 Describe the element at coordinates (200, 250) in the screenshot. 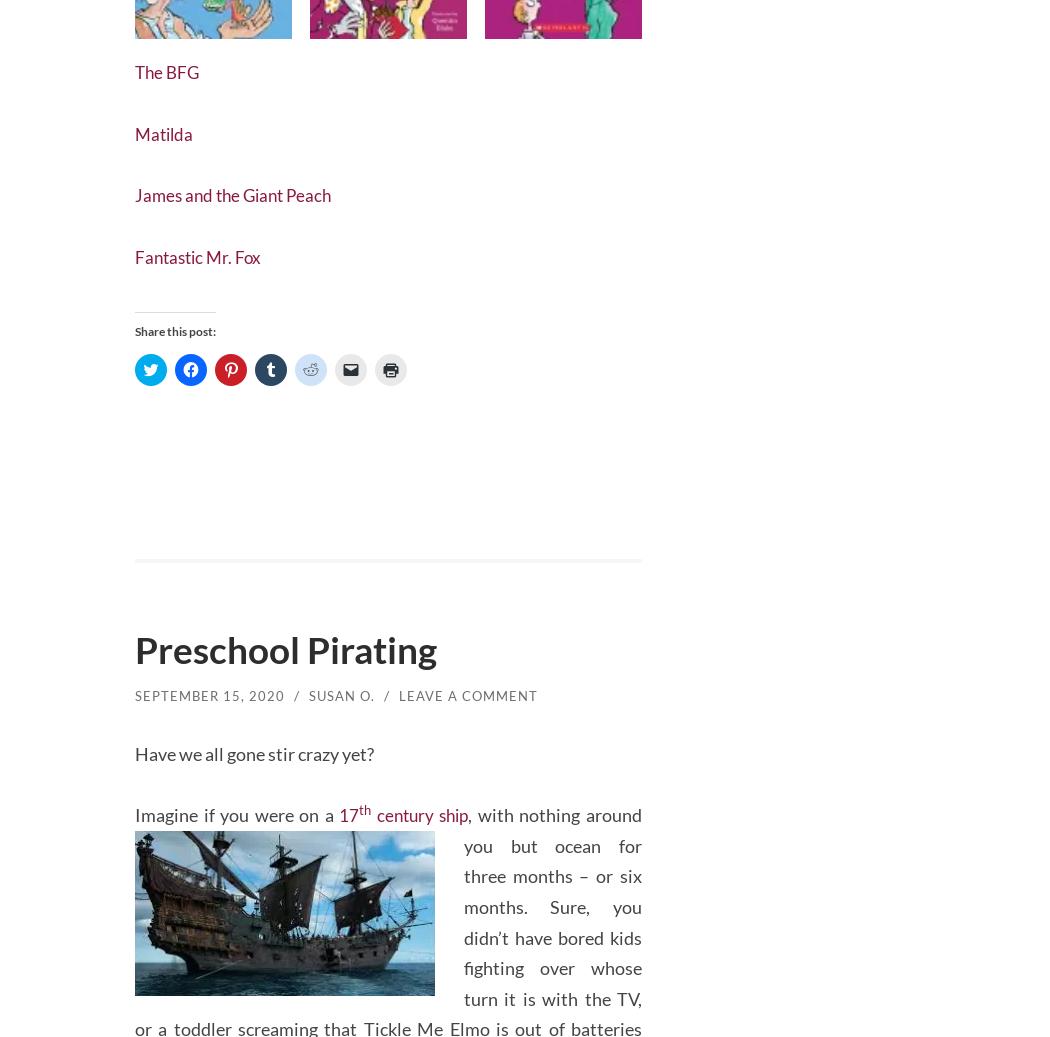

I see `'Fantastic Mr. Fox'` at that location.